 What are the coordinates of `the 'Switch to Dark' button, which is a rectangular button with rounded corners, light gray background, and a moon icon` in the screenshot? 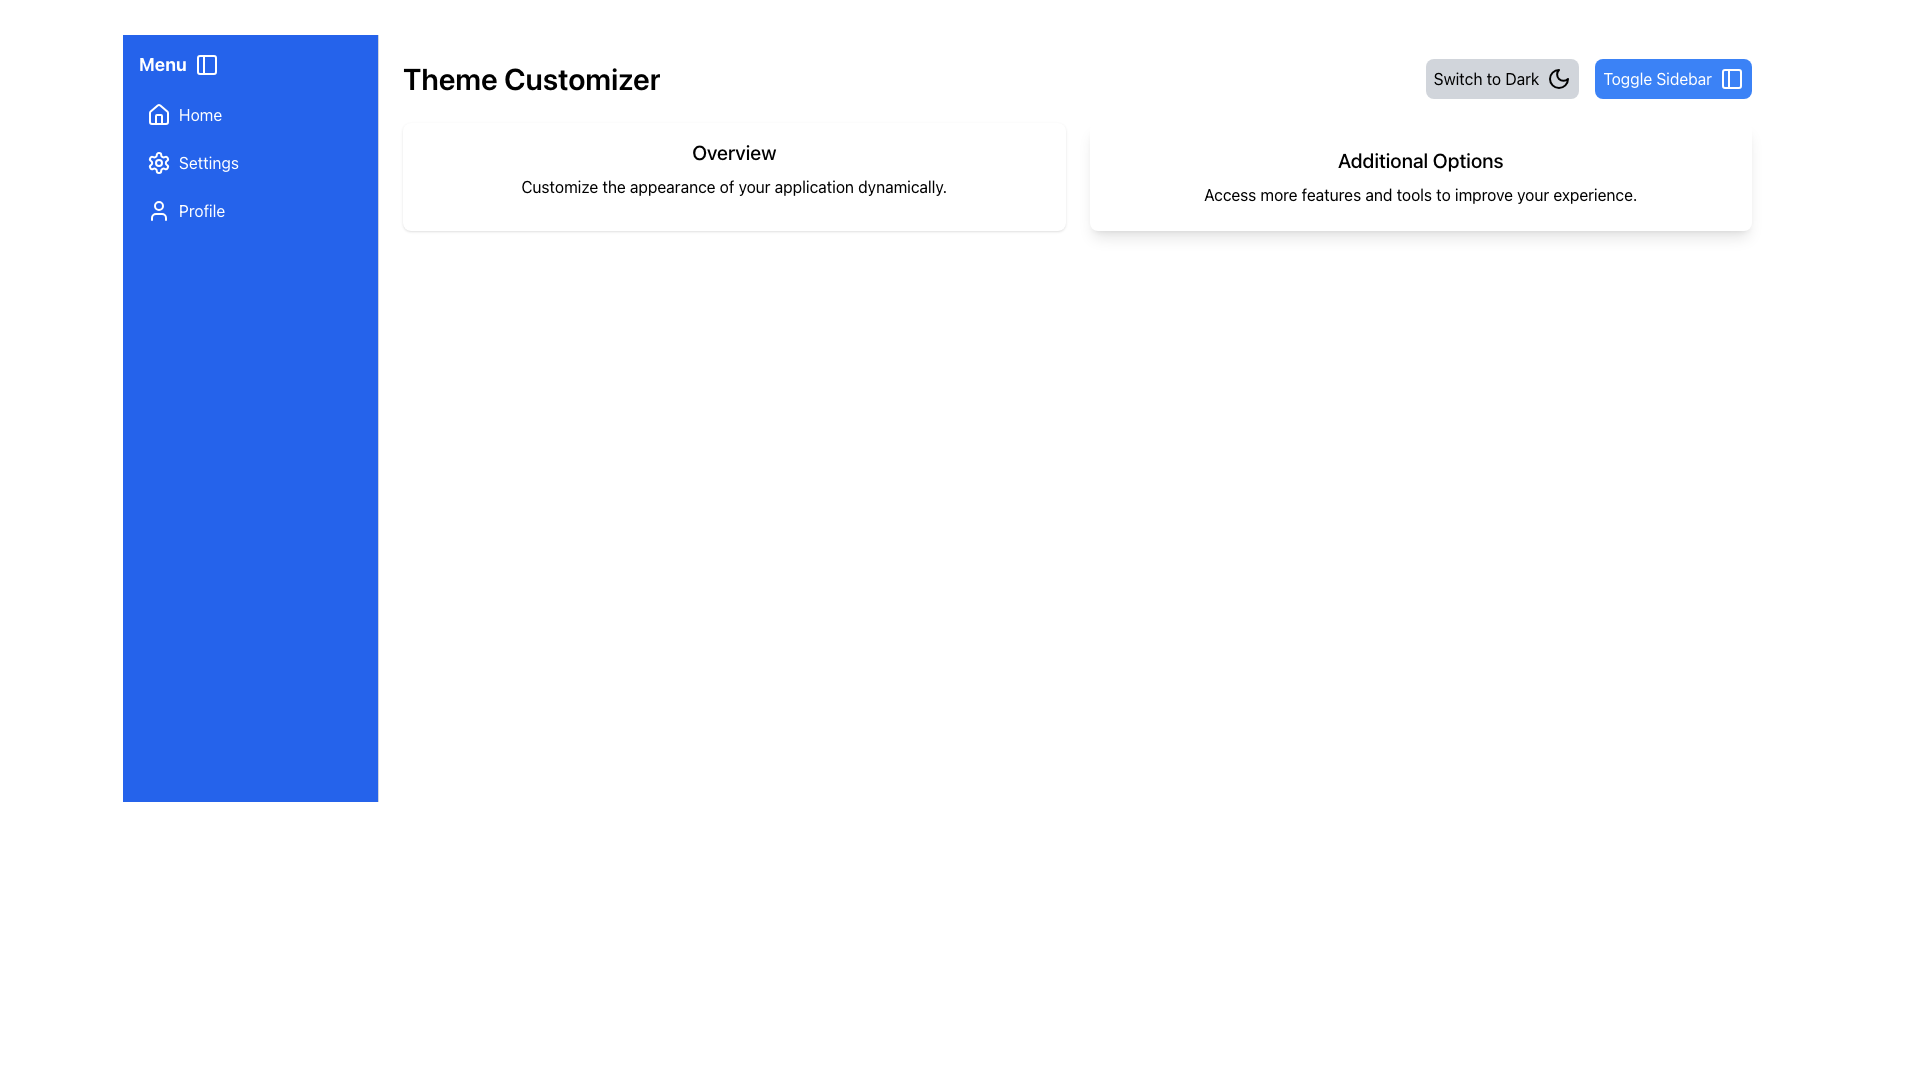 It's located at (1502, 77).